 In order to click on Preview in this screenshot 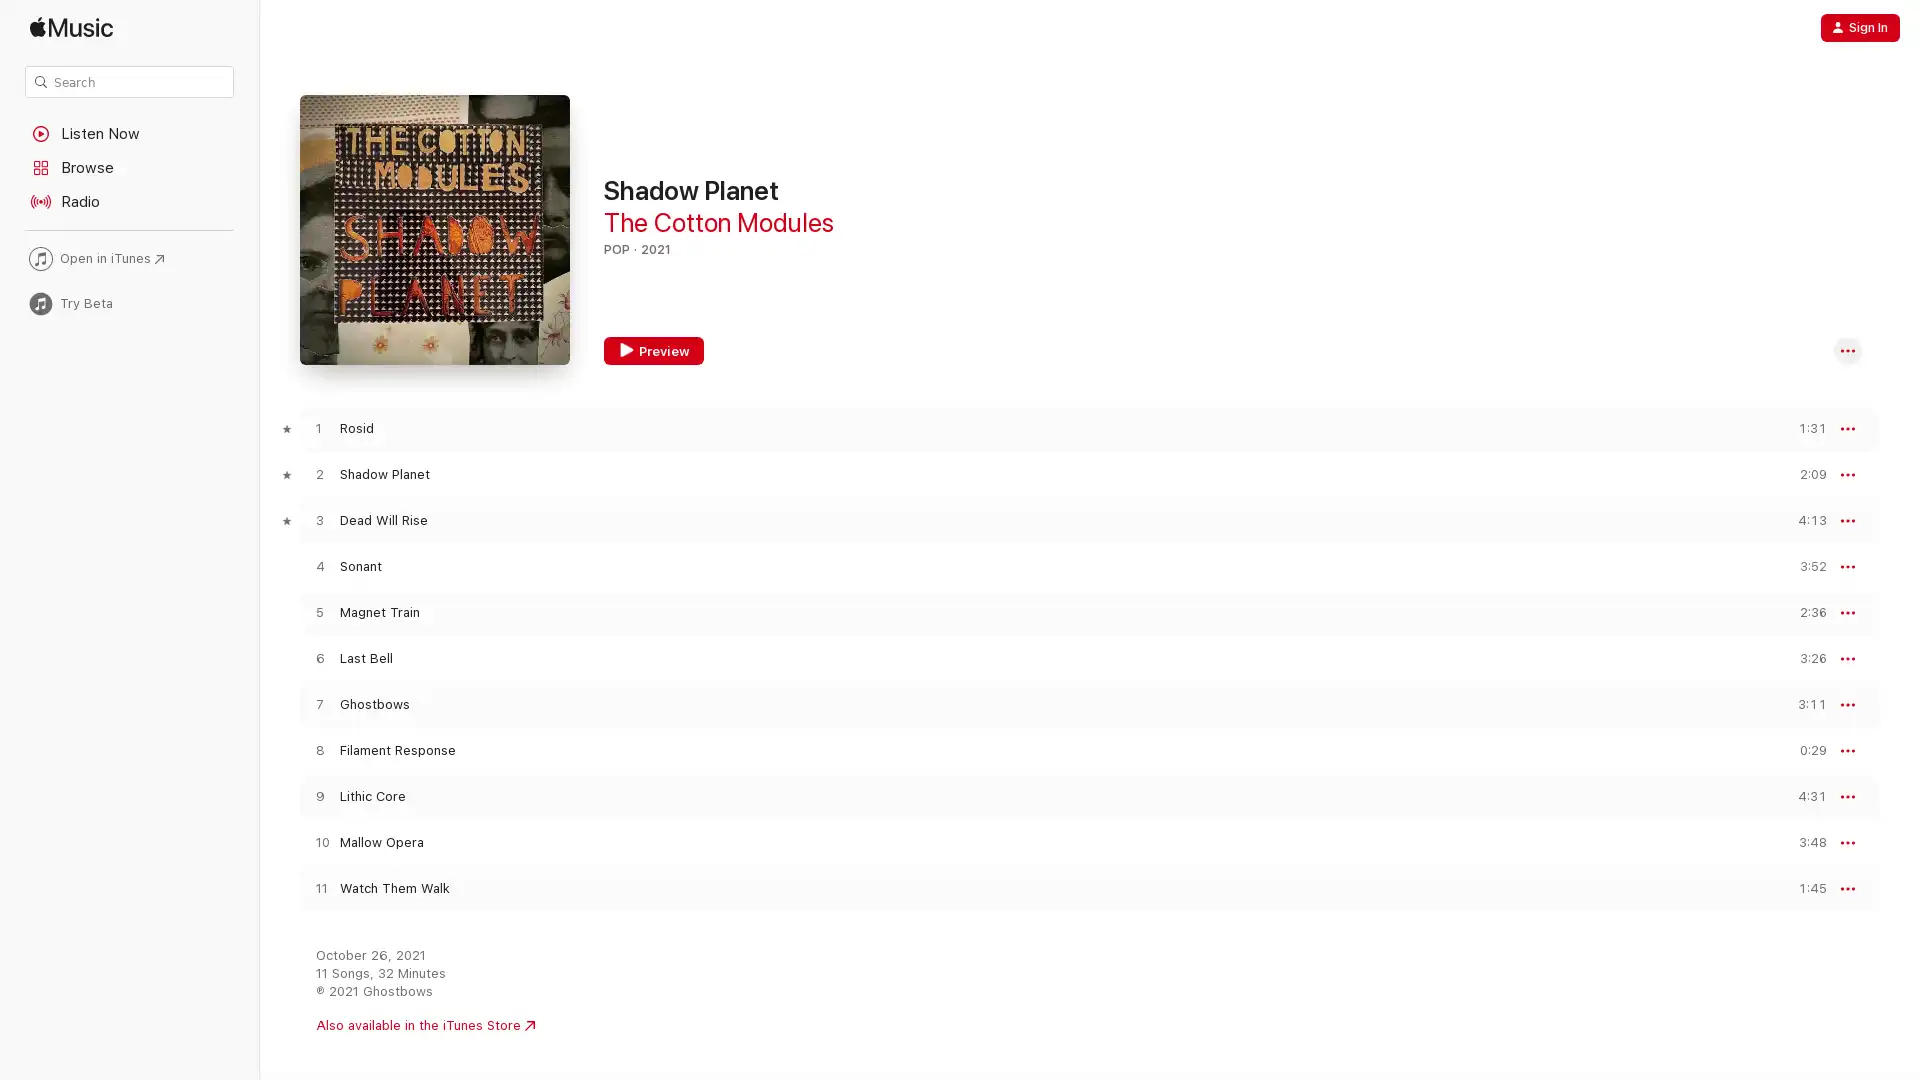, I will do `click(1804, 658)`.